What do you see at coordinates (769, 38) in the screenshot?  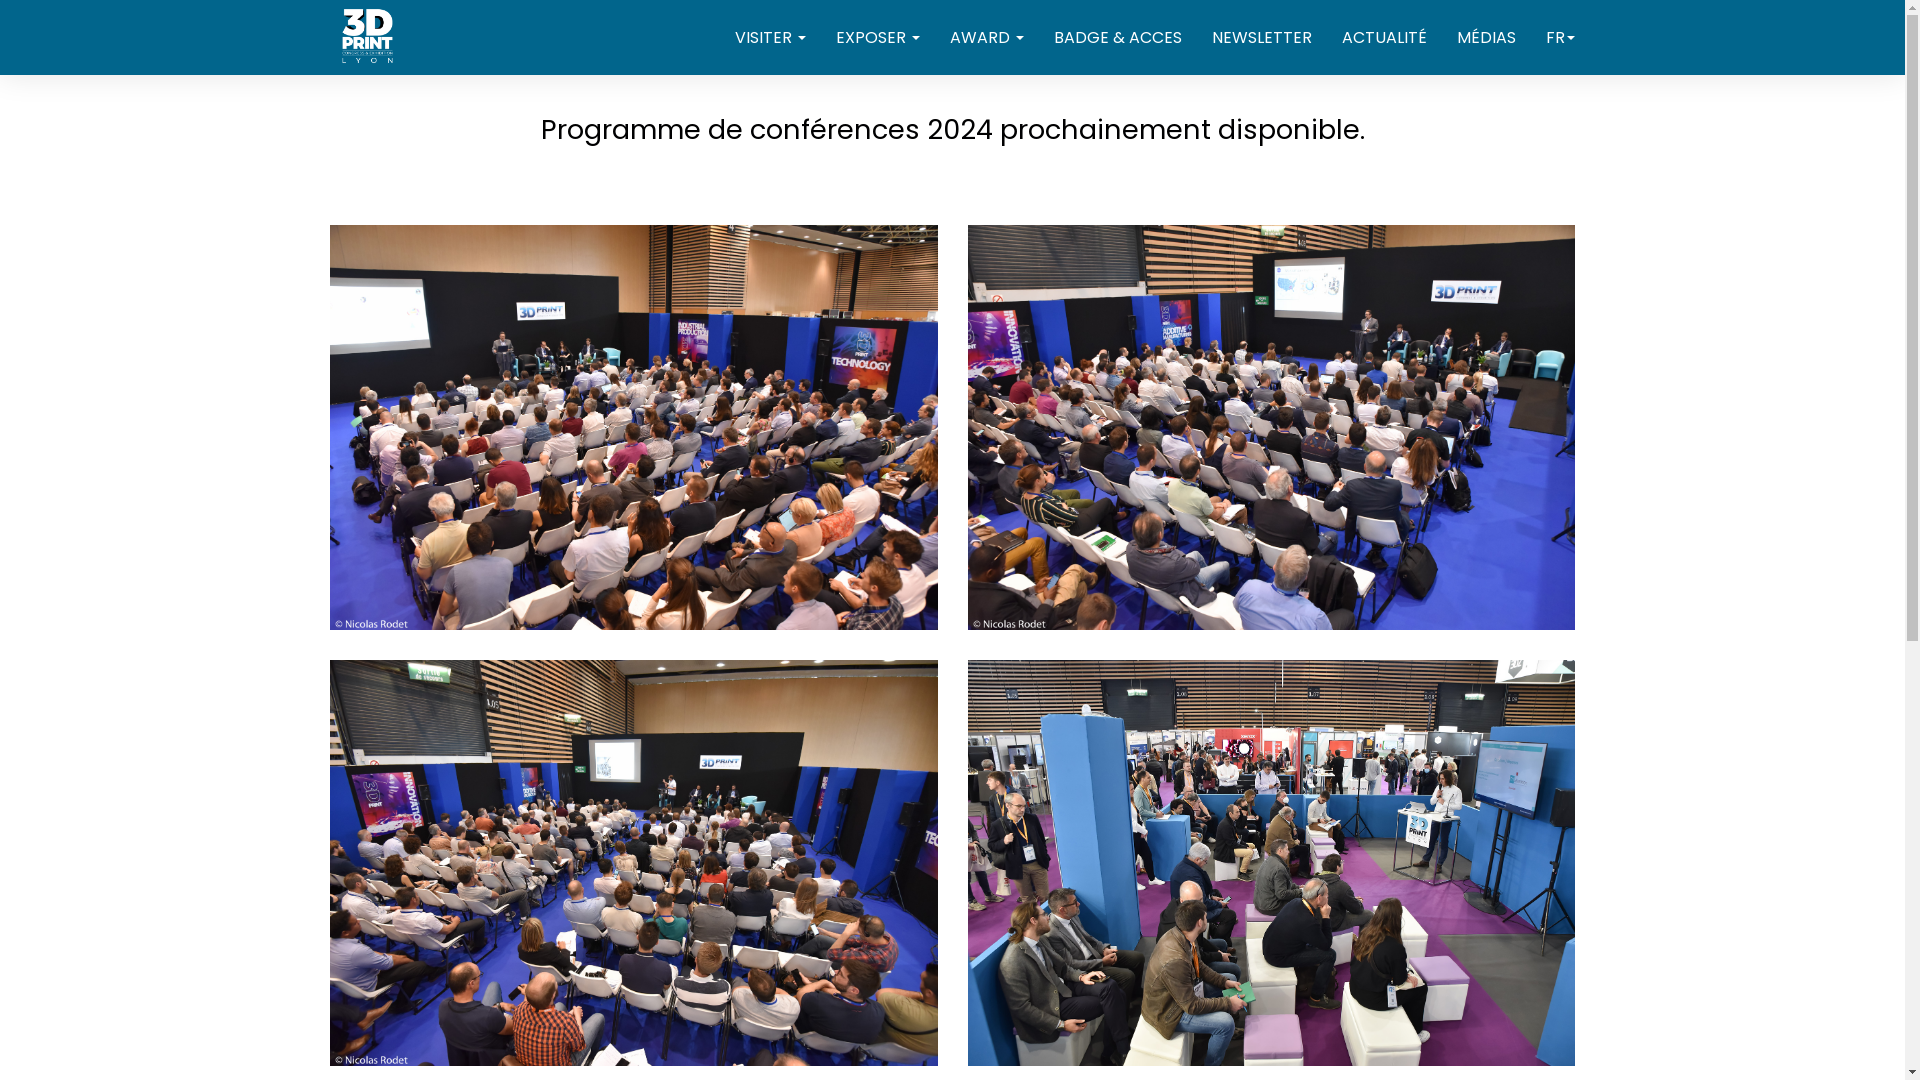 I see `'VISITER'` at bounding box center [769, 38].